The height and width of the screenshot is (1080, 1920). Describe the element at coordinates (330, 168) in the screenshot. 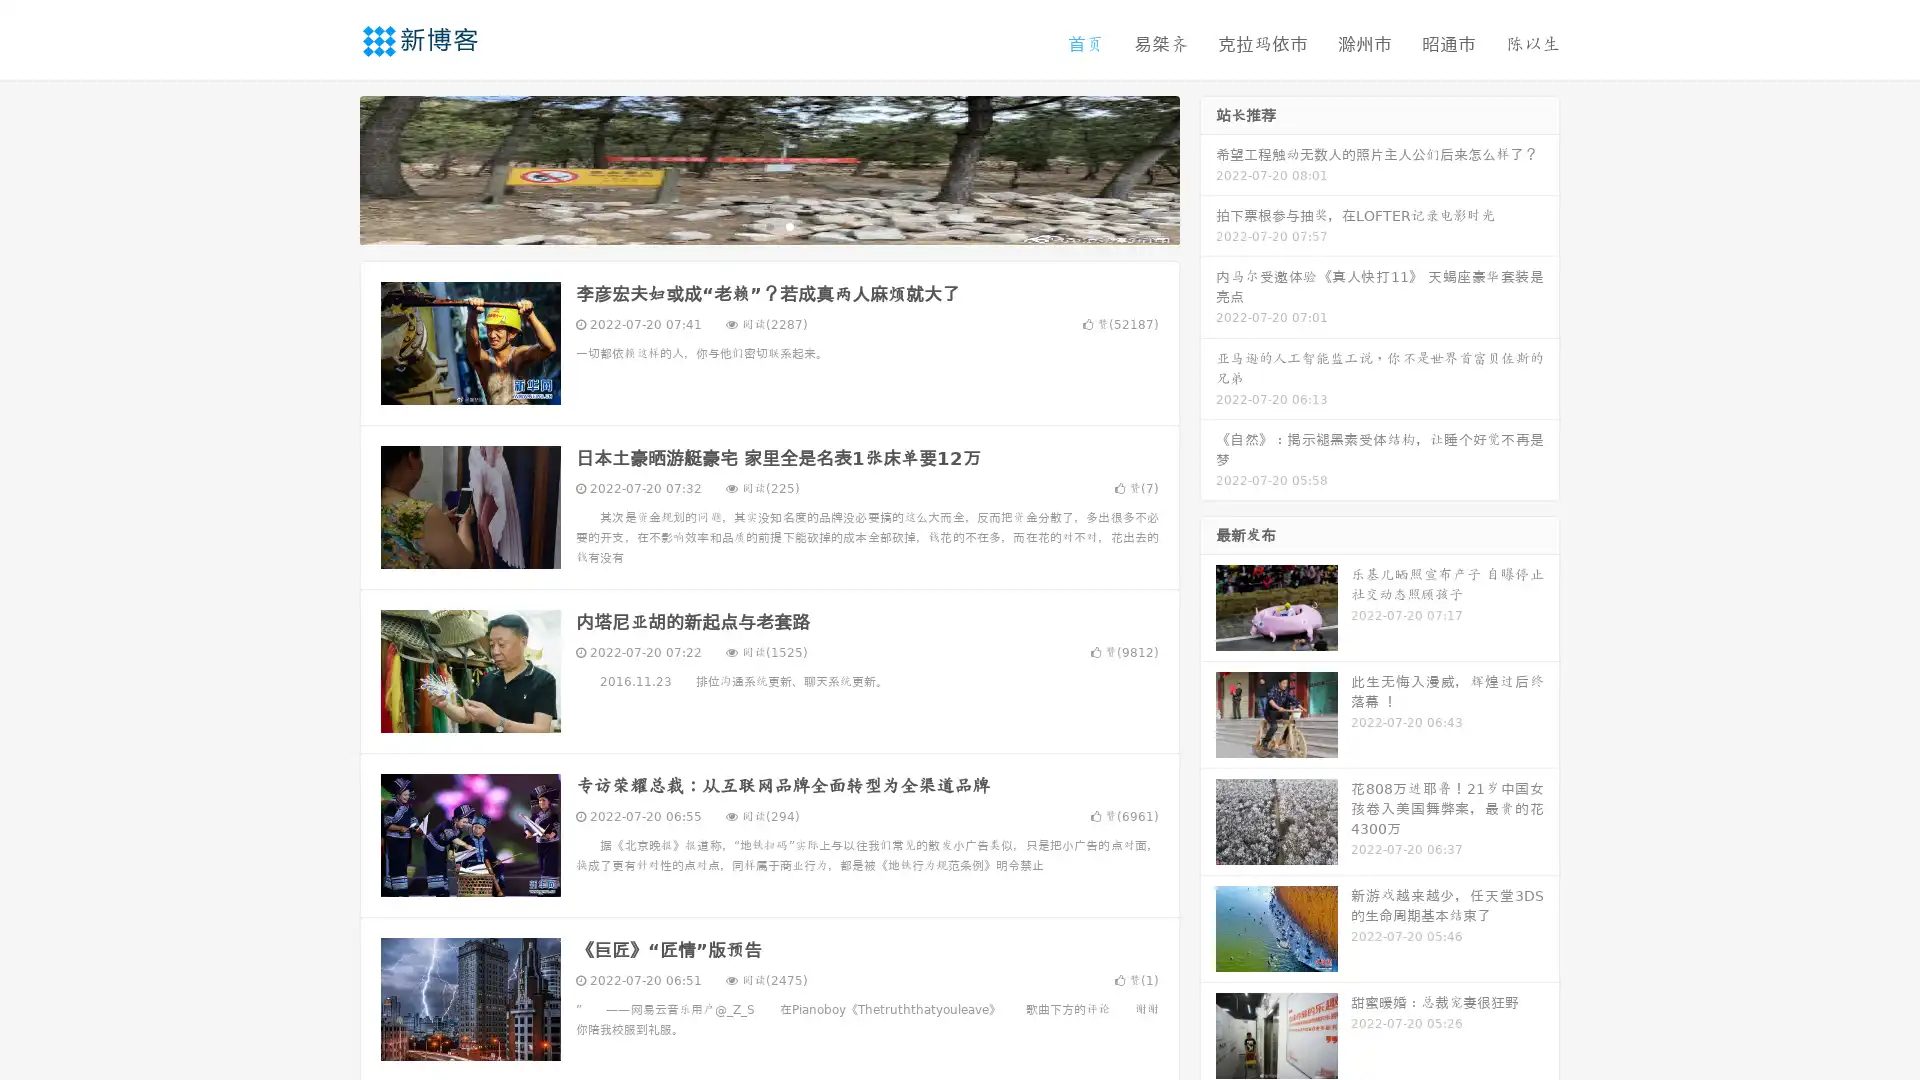

I see `Previous slide` at that location.